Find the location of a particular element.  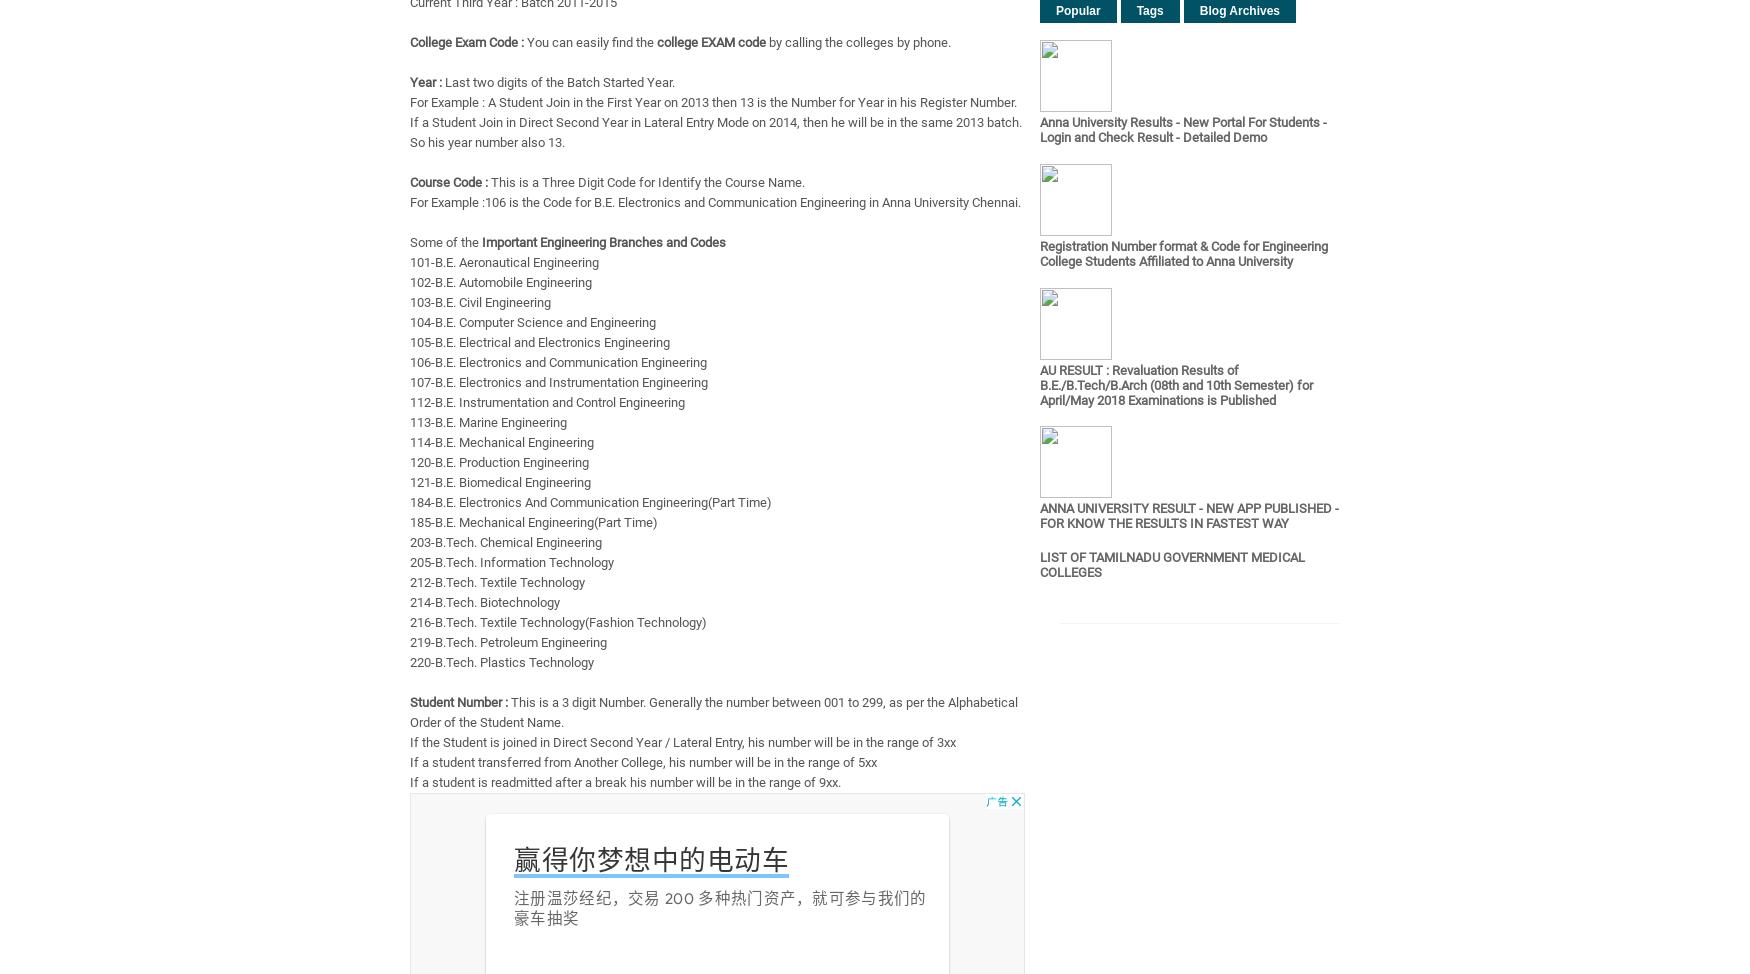

'Blog Archives' is located at coordinates (1239, 11).